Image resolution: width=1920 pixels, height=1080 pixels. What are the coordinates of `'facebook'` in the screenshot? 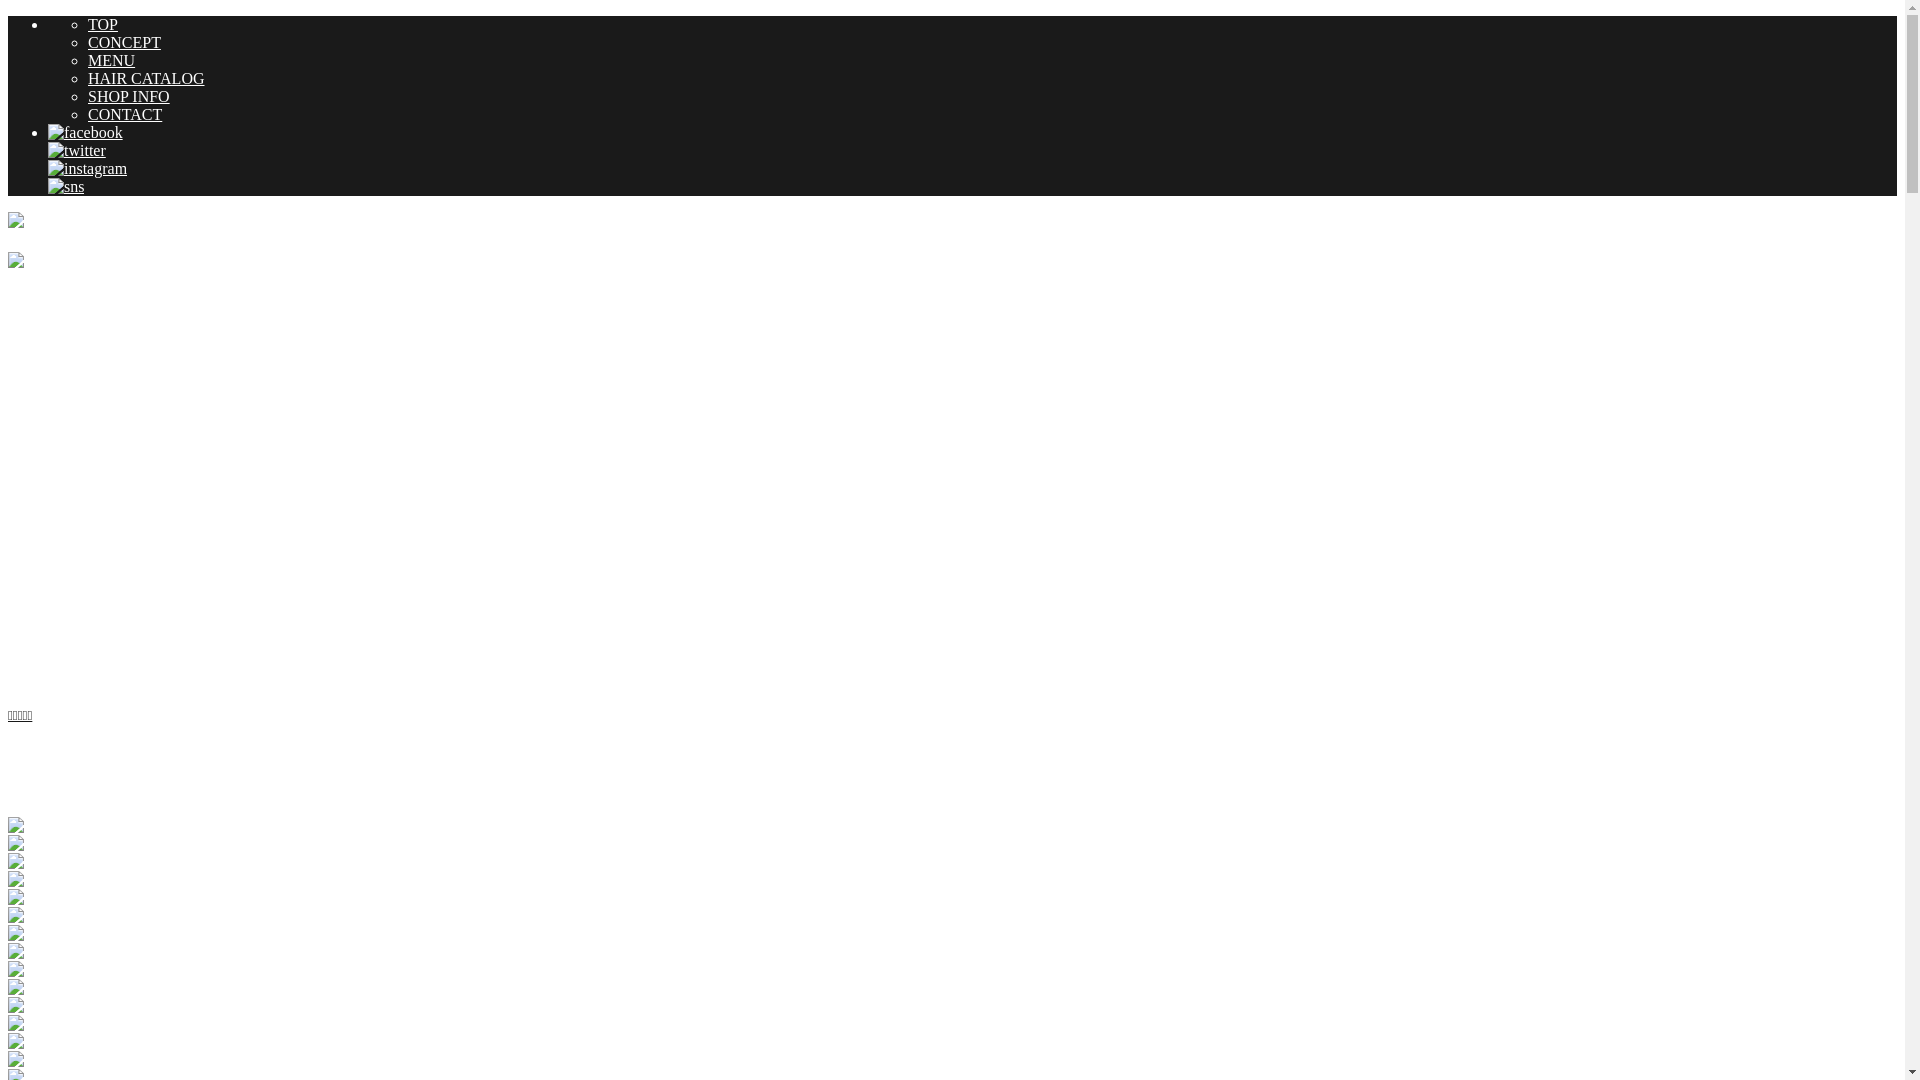 It's located at (84, 132).